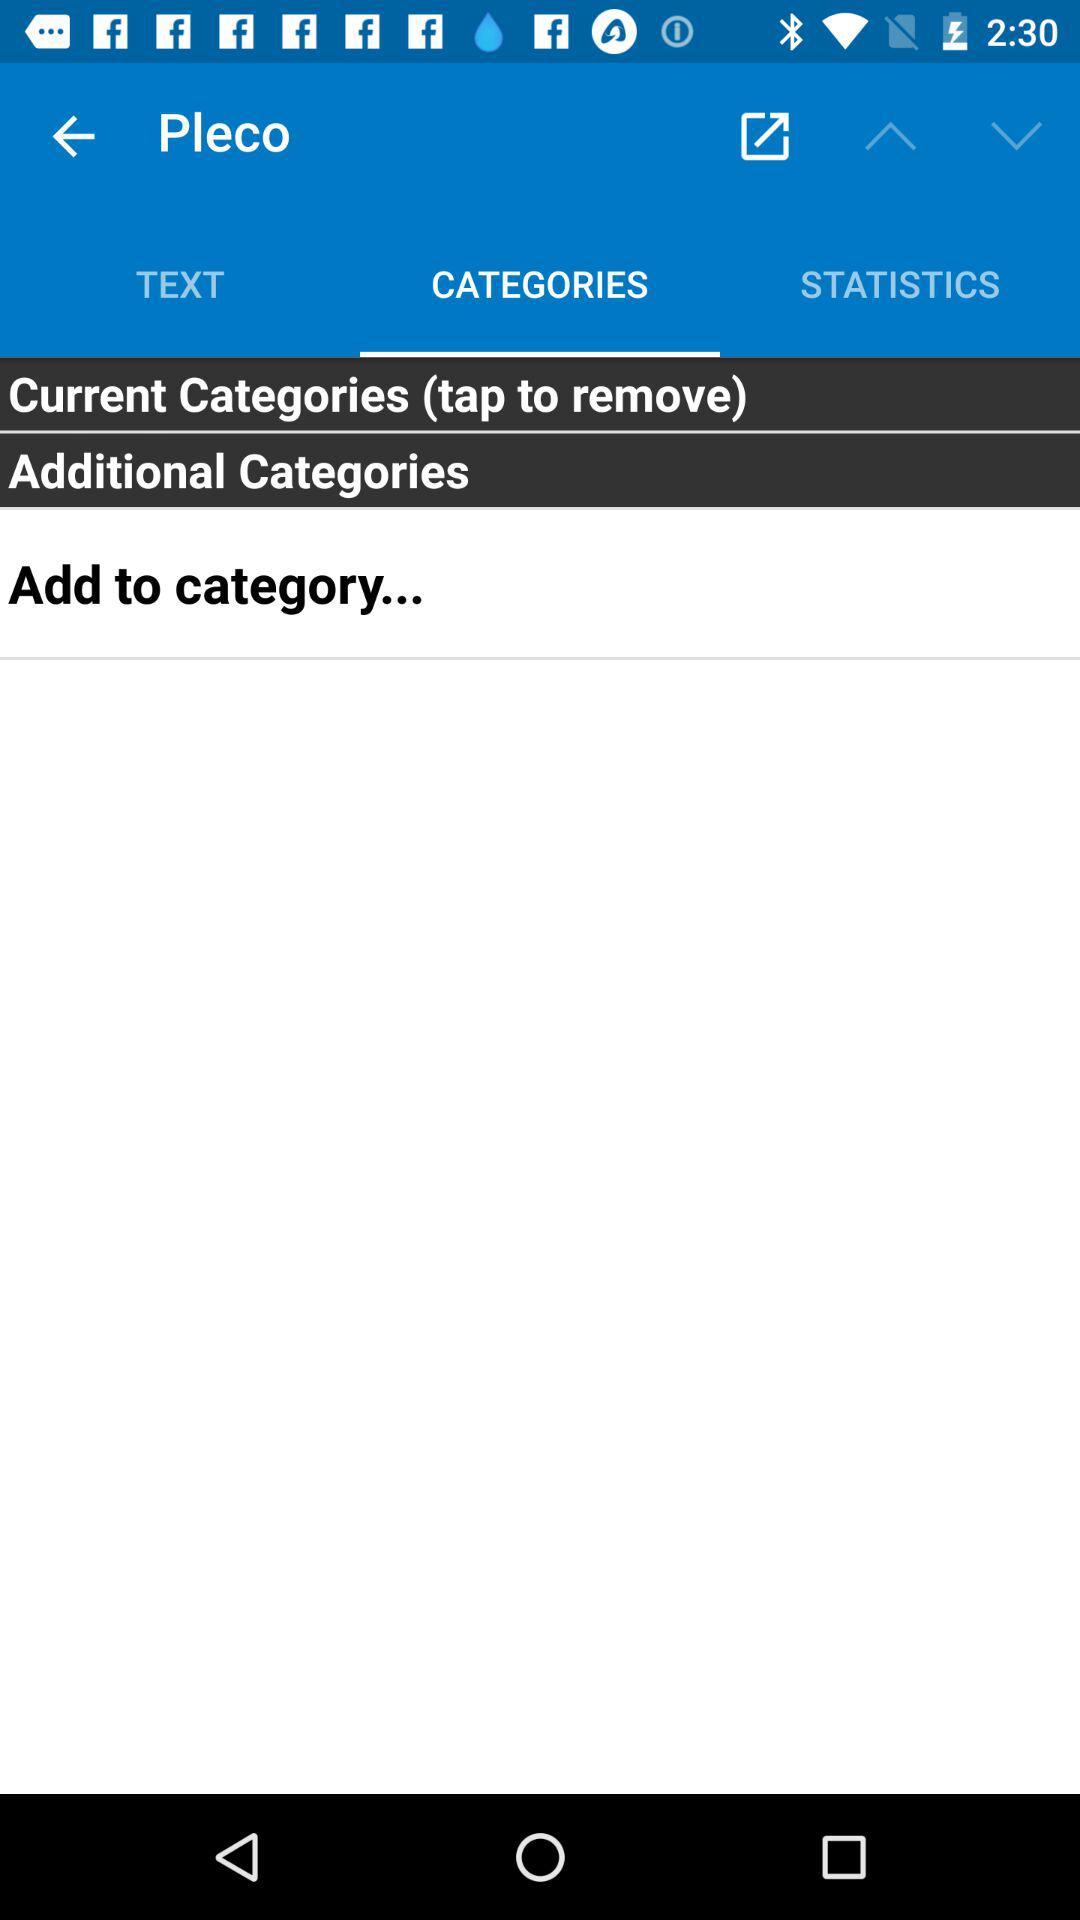 This screenshot has width=1080, height=1920. Describe the element at coordinates (540, 469) in the screenshot. I see `item above the add to category... item` at that location.